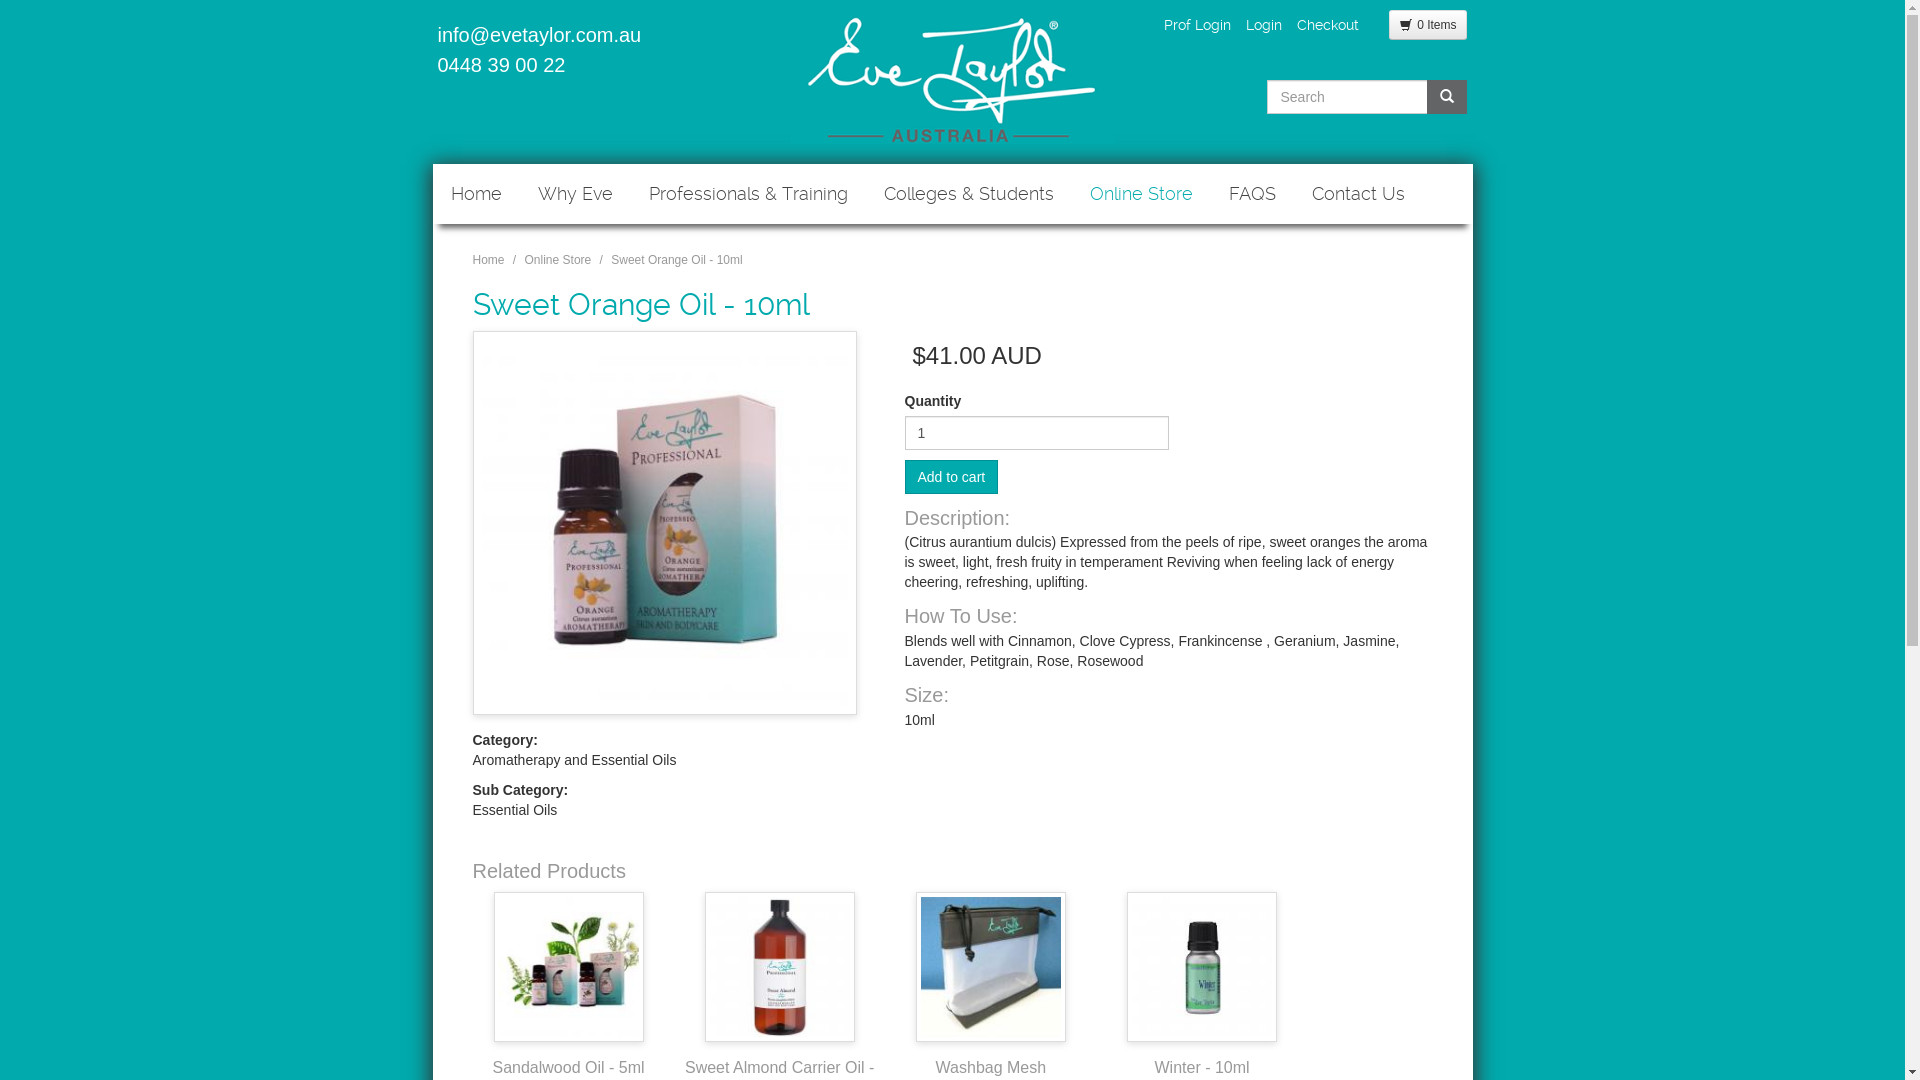  I want to click on '0 Items', so click(1426, 24).